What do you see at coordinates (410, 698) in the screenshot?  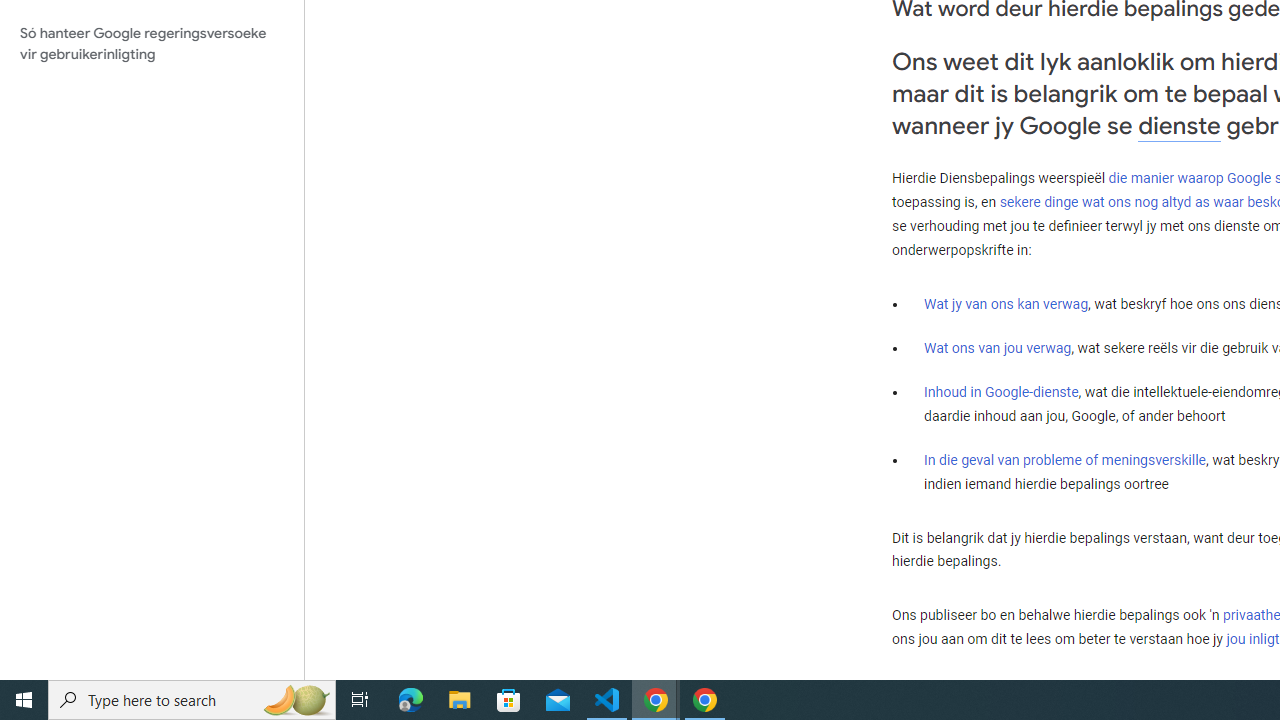 I see `'Microsoft Edge'` at bounding box center [410, 698].